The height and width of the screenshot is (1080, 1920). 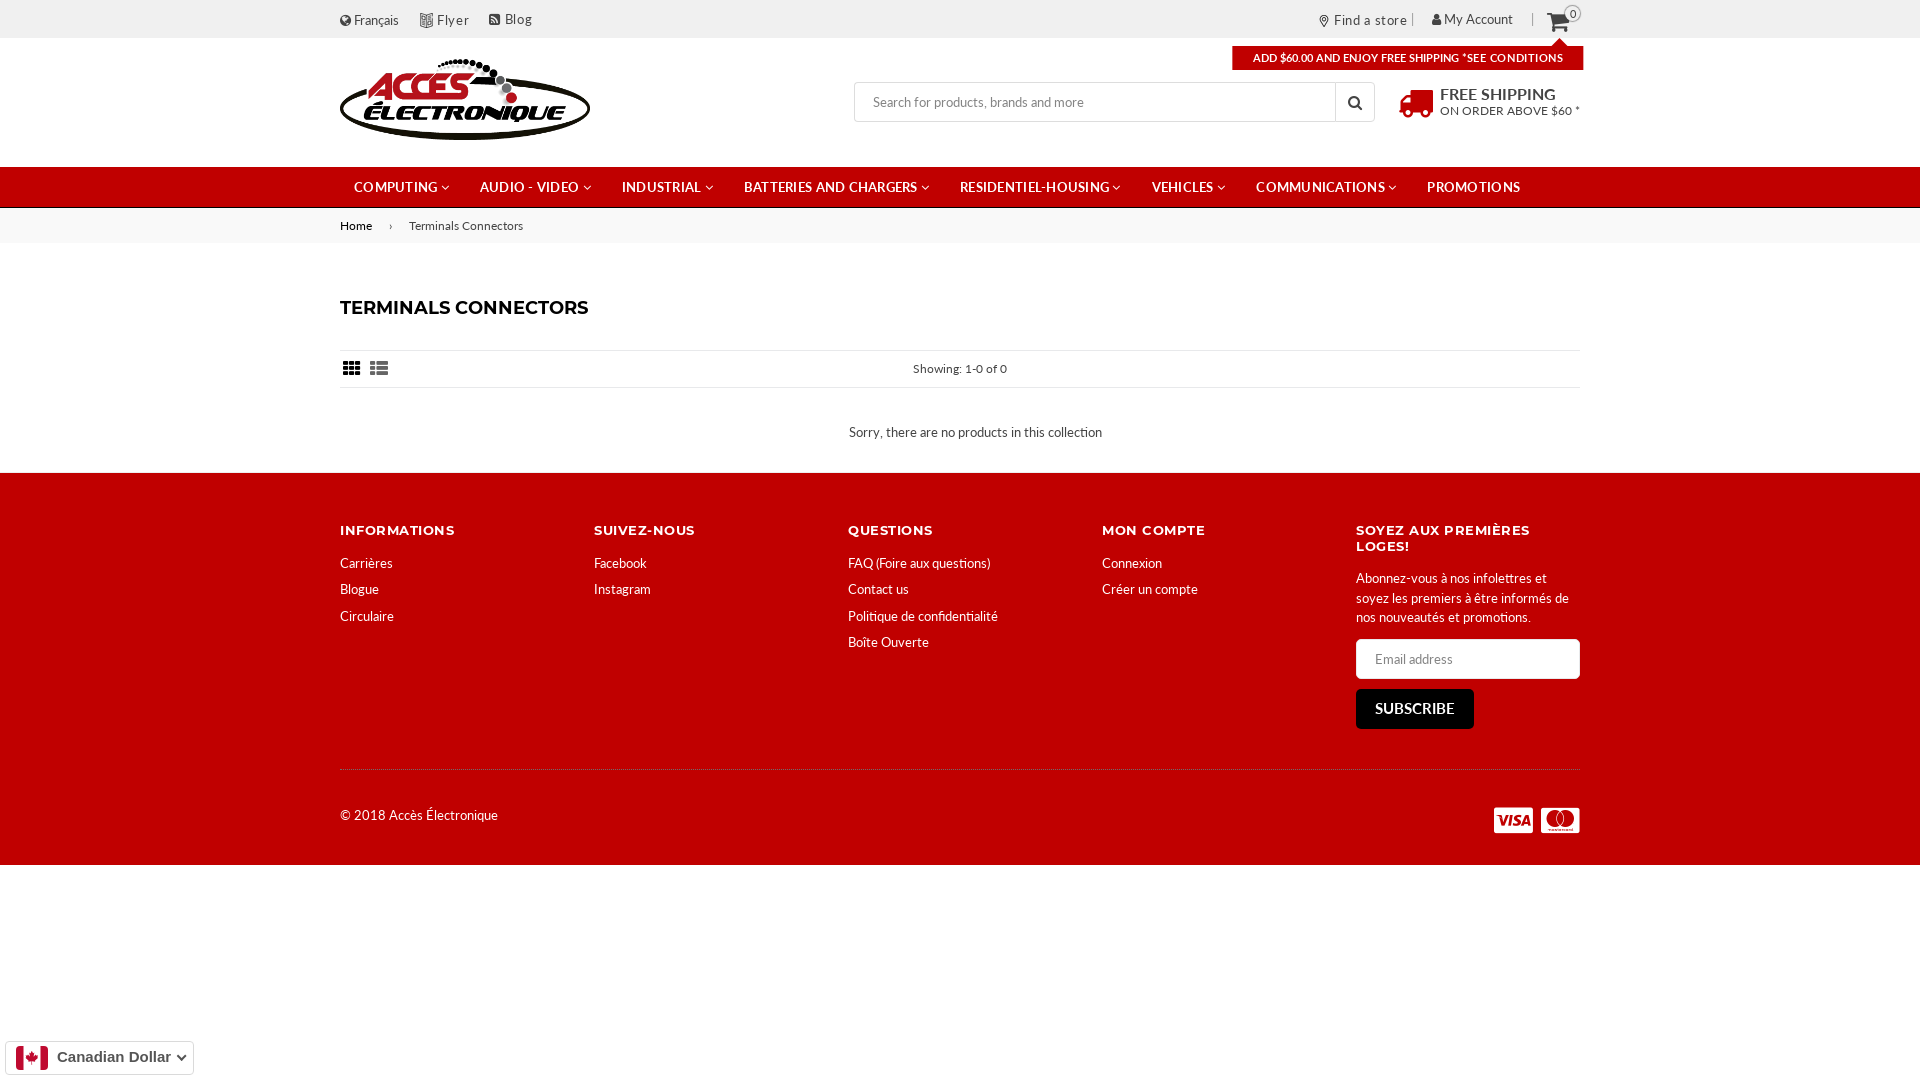 What do you see at coordinates (451, 19) in the screenshot?
I see `'Flyer'` at bounding box center [451, 19].